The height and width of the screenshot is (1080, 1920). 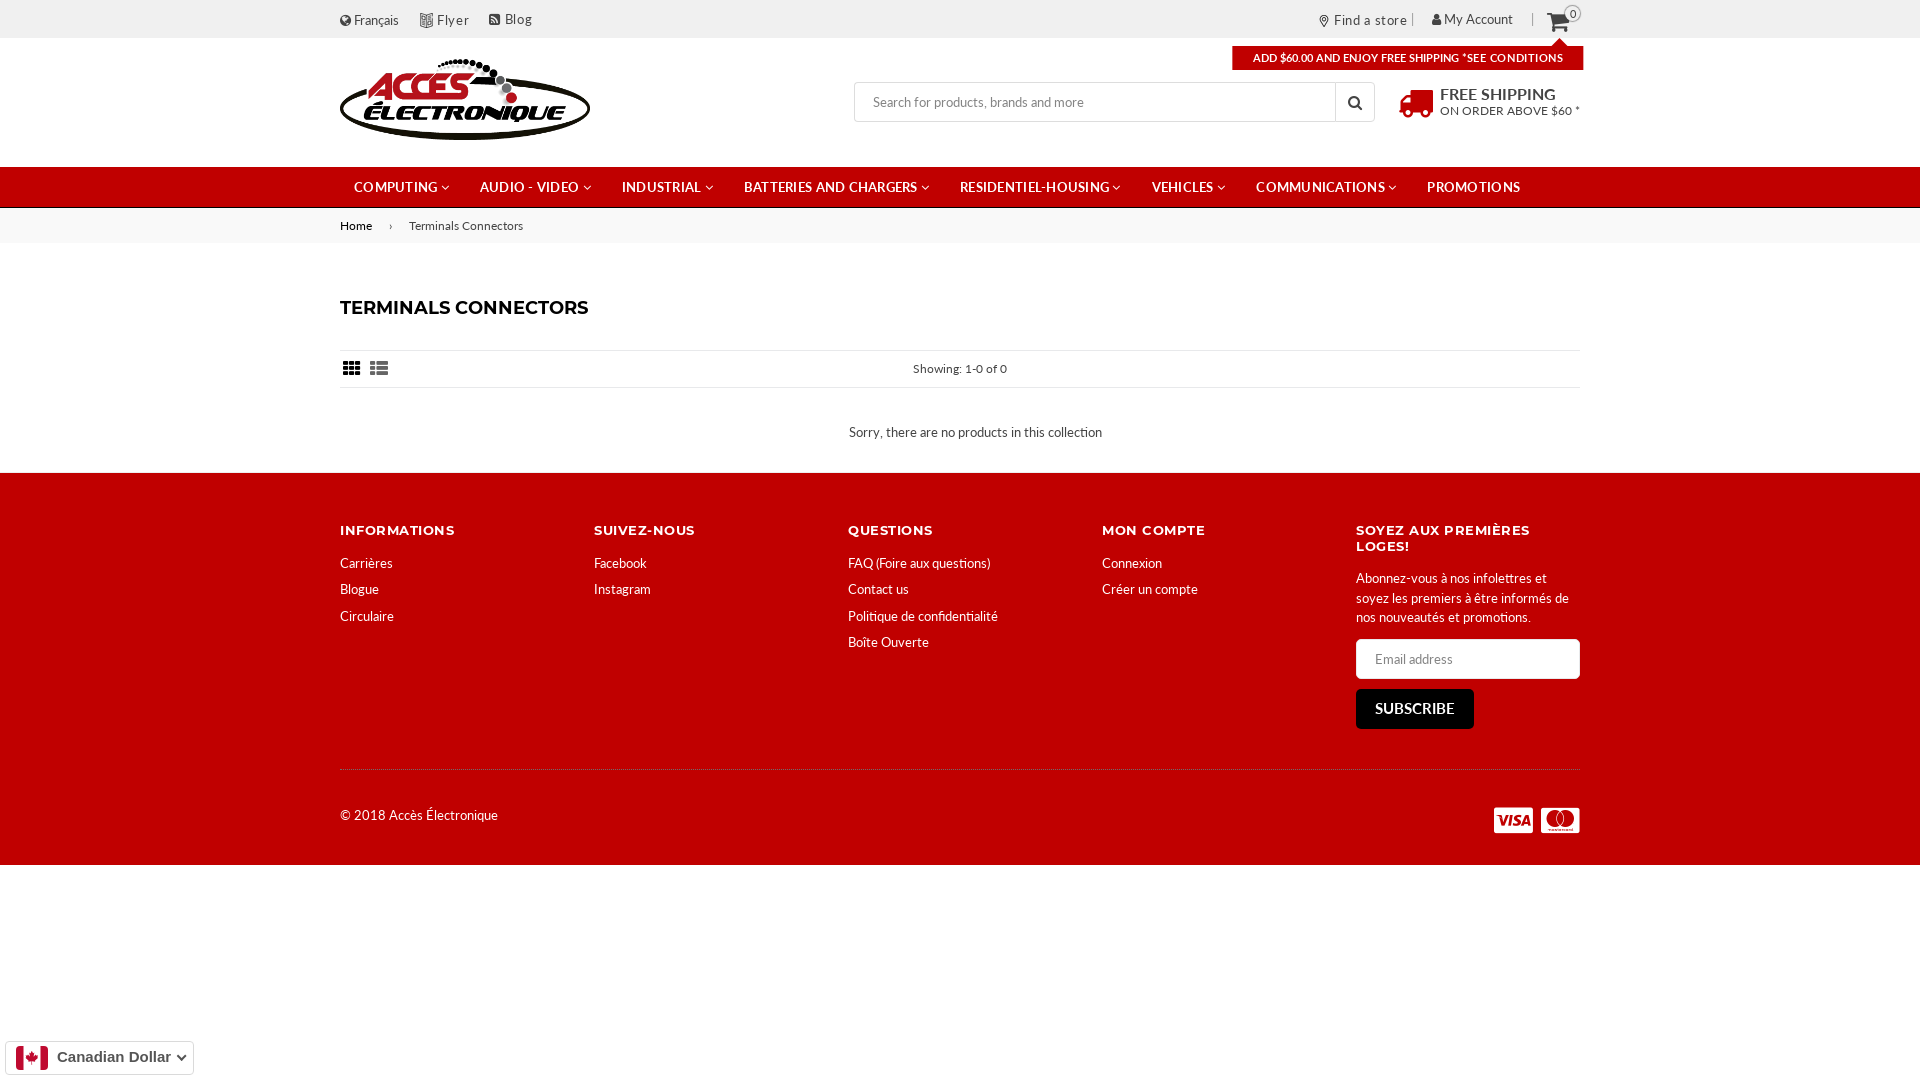 What do you see at coordinates (451, 19) in the screenshot?
I see `'Flyer'` at bounding box center [451, 19].